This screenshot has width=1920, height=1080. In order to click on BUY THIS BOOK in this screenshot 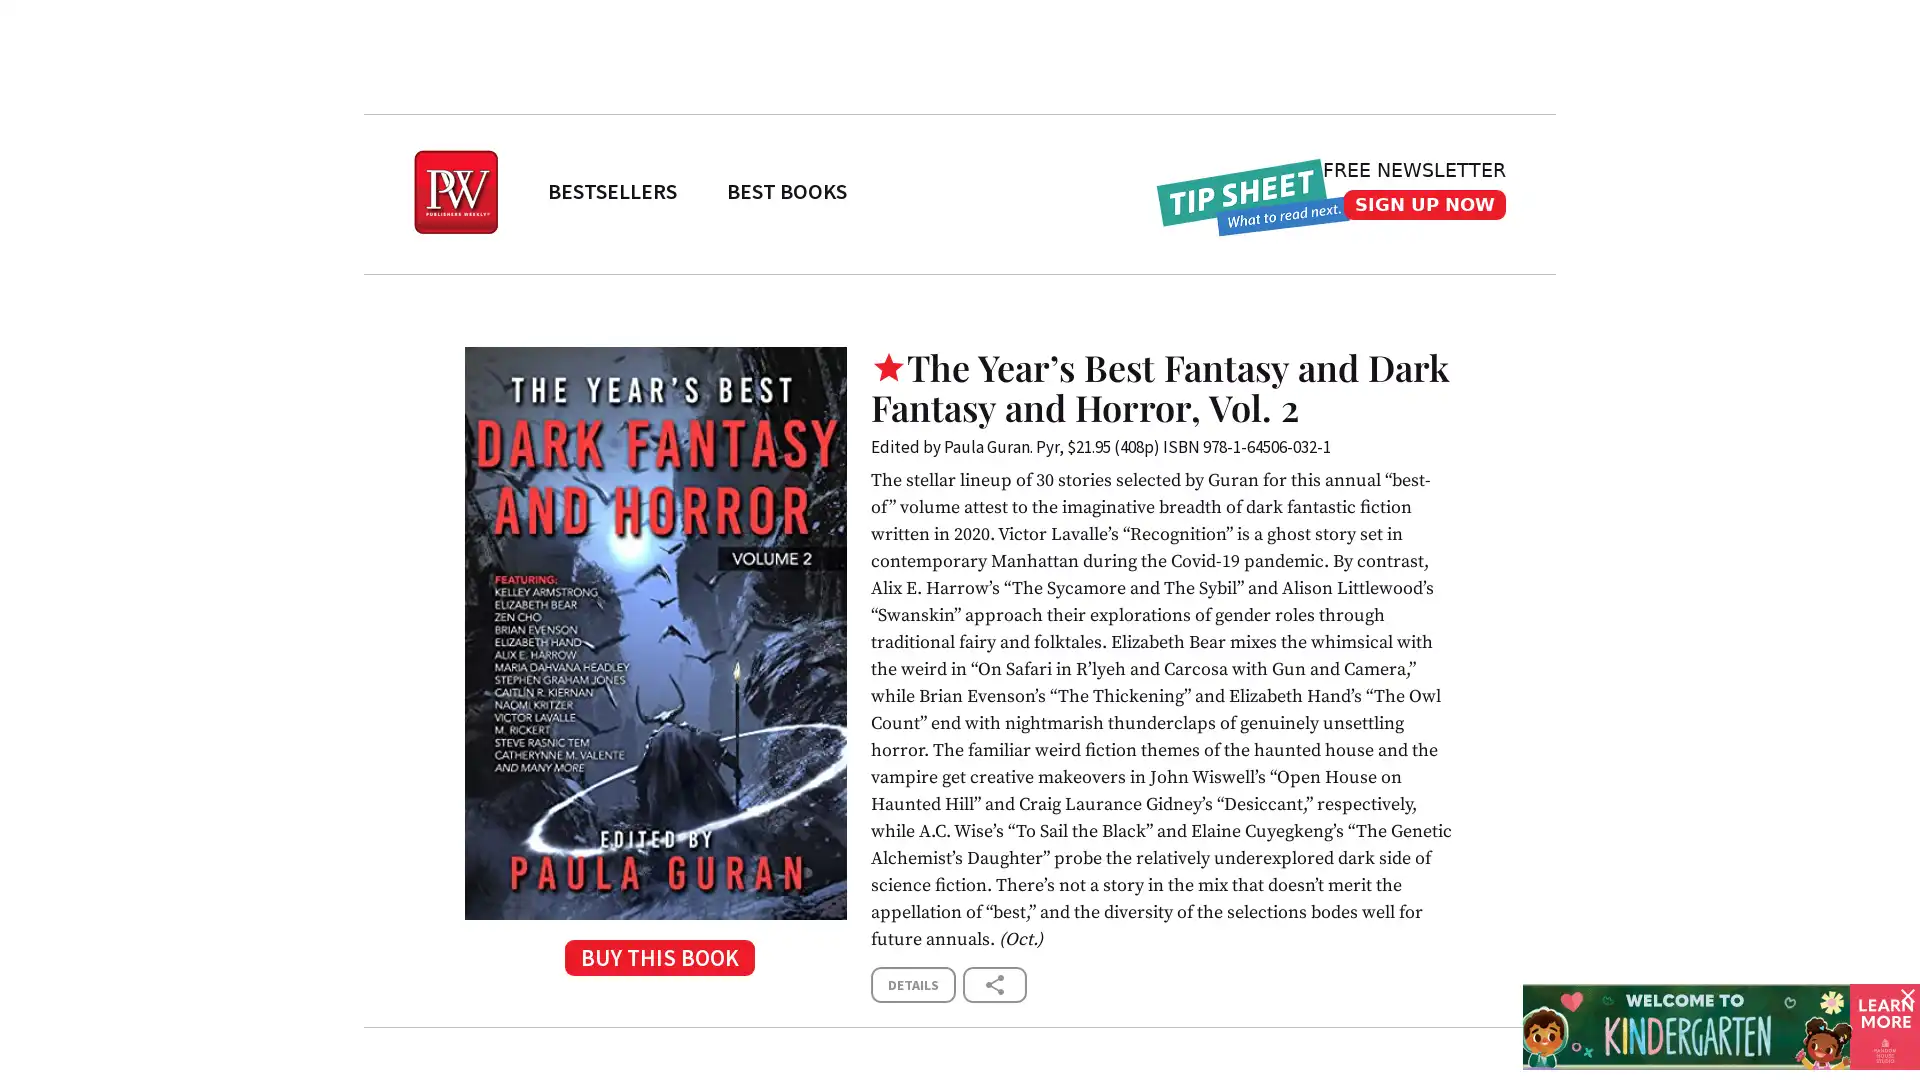, I will do `click(655, 963)`.